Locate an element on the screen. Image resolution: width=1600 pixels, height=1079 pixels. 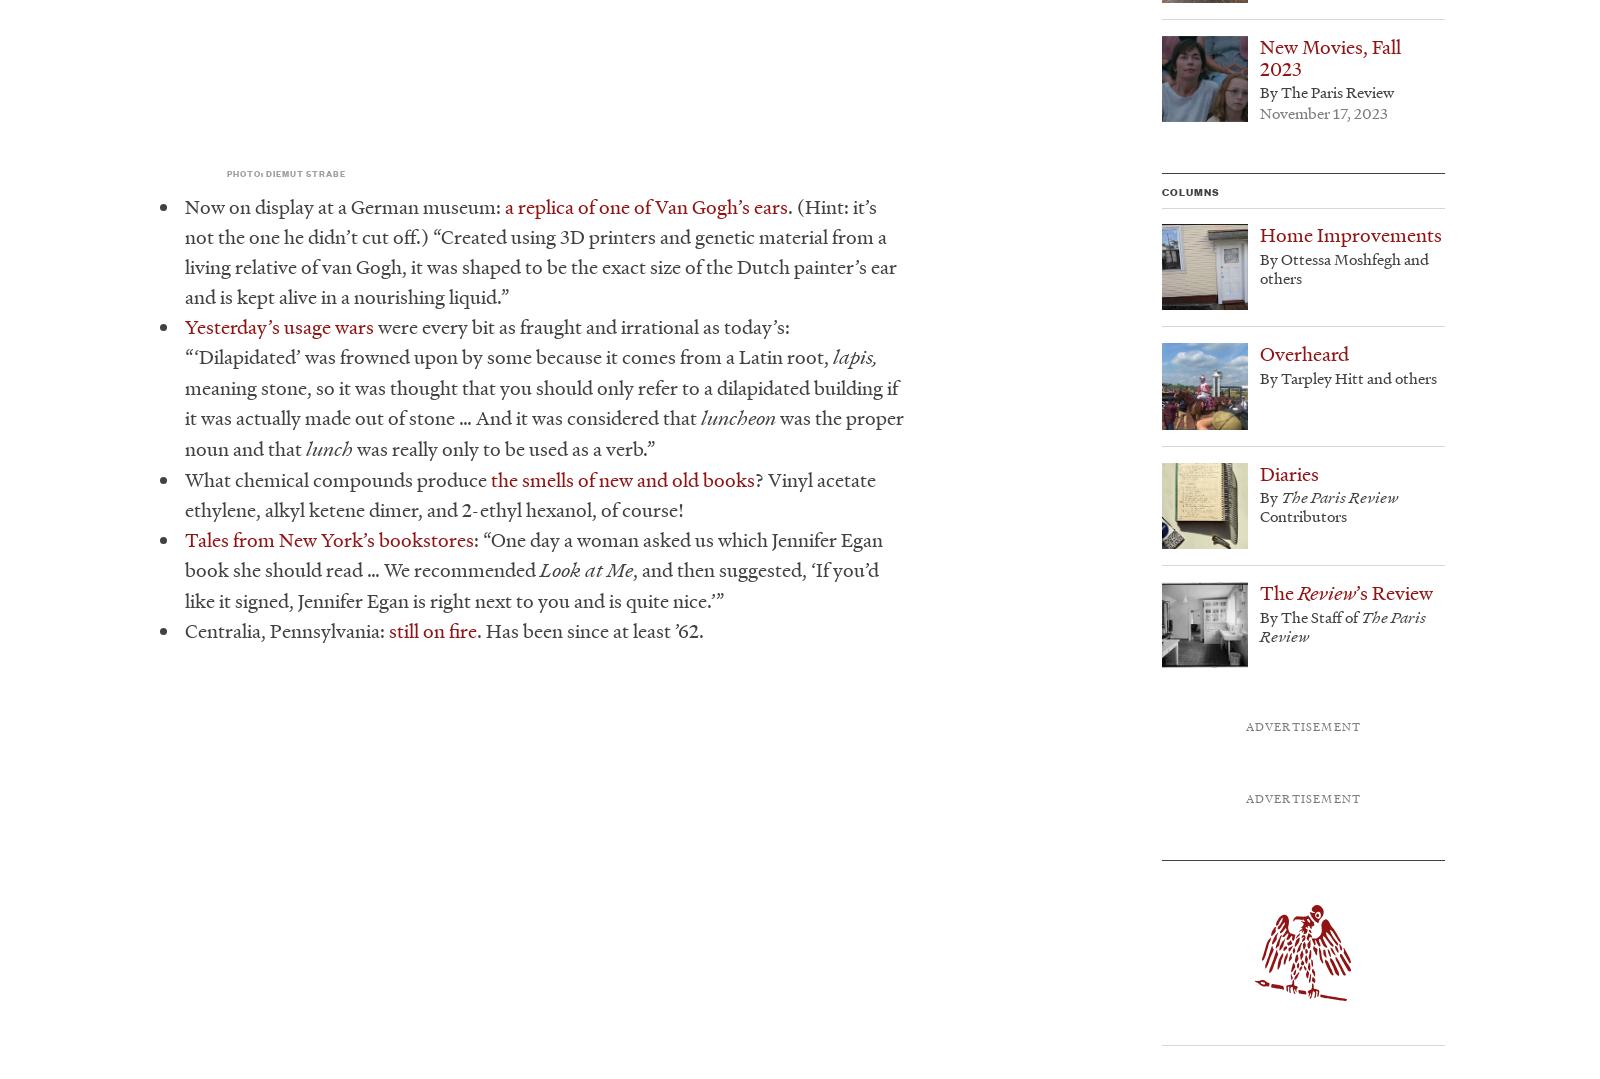
'was the proper noun and that' is located at coordinates (543, 433).